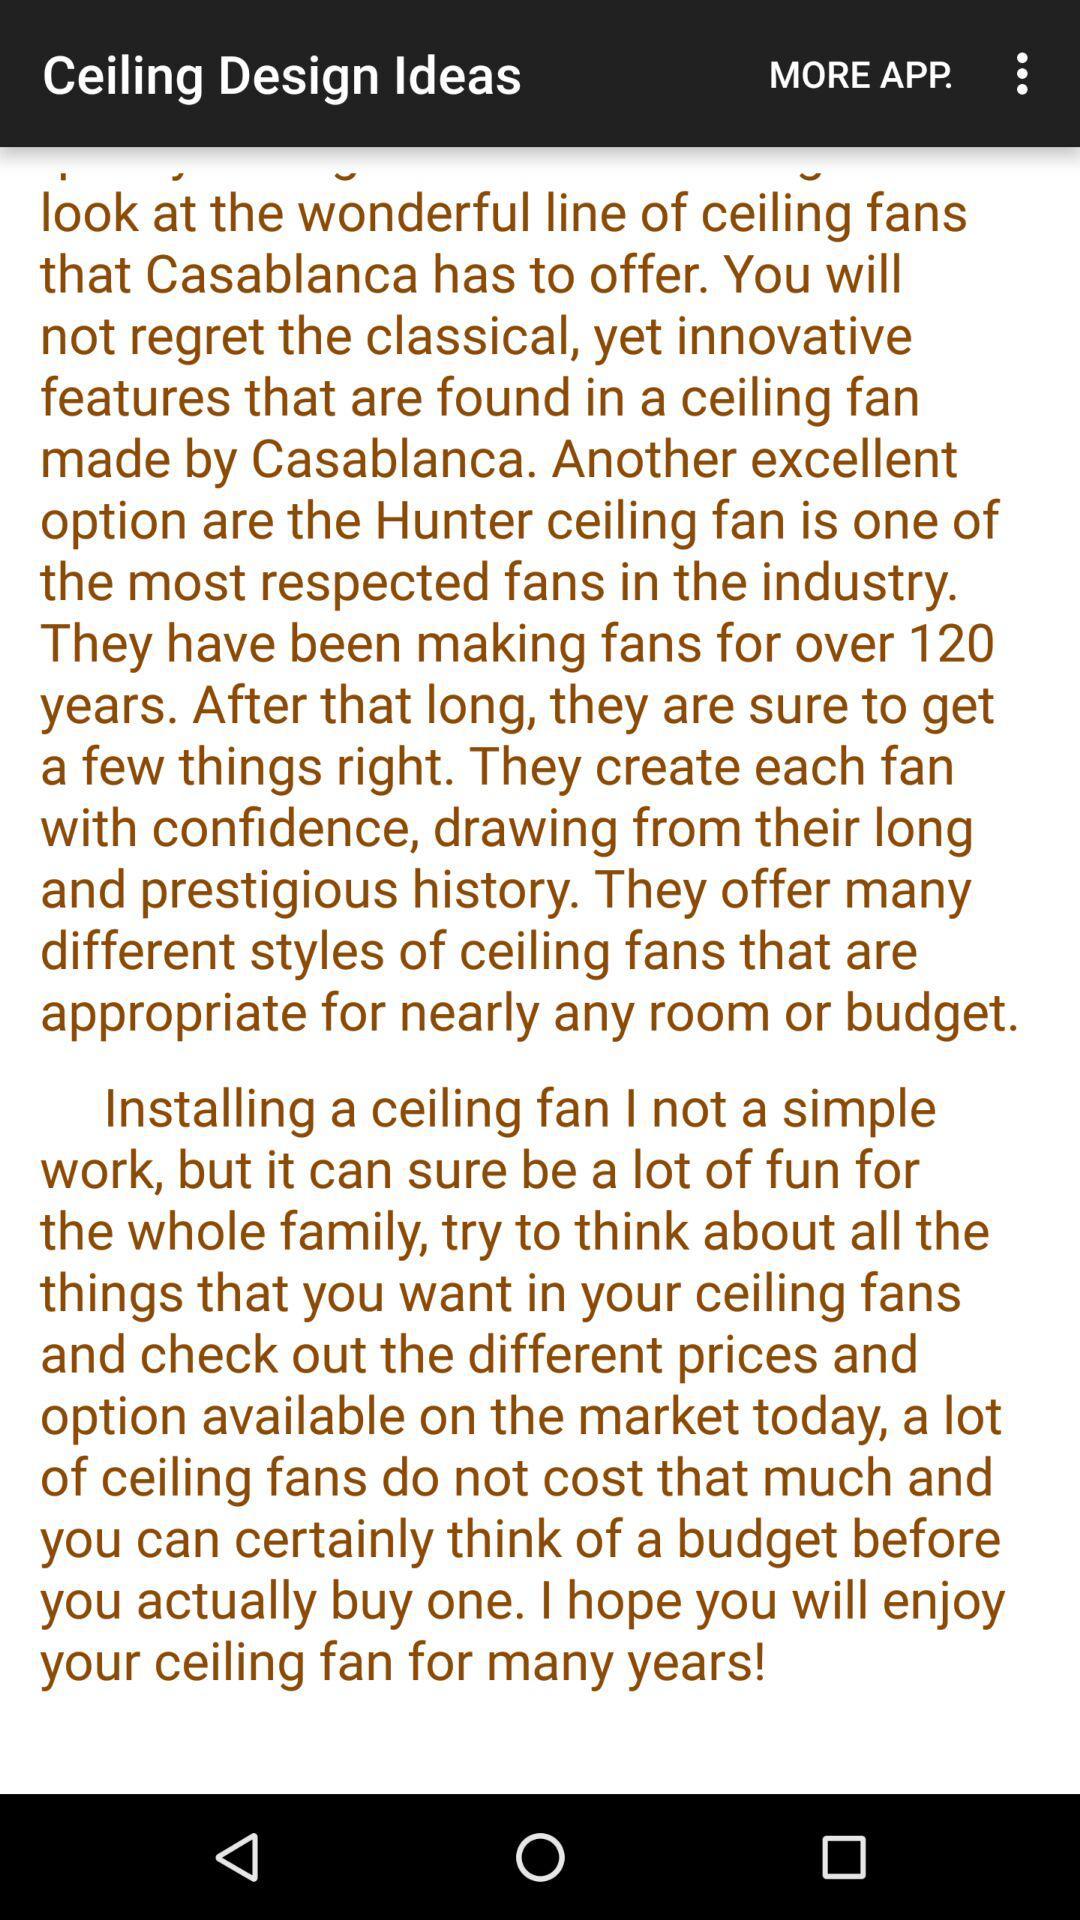  I want to click on the icon above the the ceiling fan, so click(1027, 73).